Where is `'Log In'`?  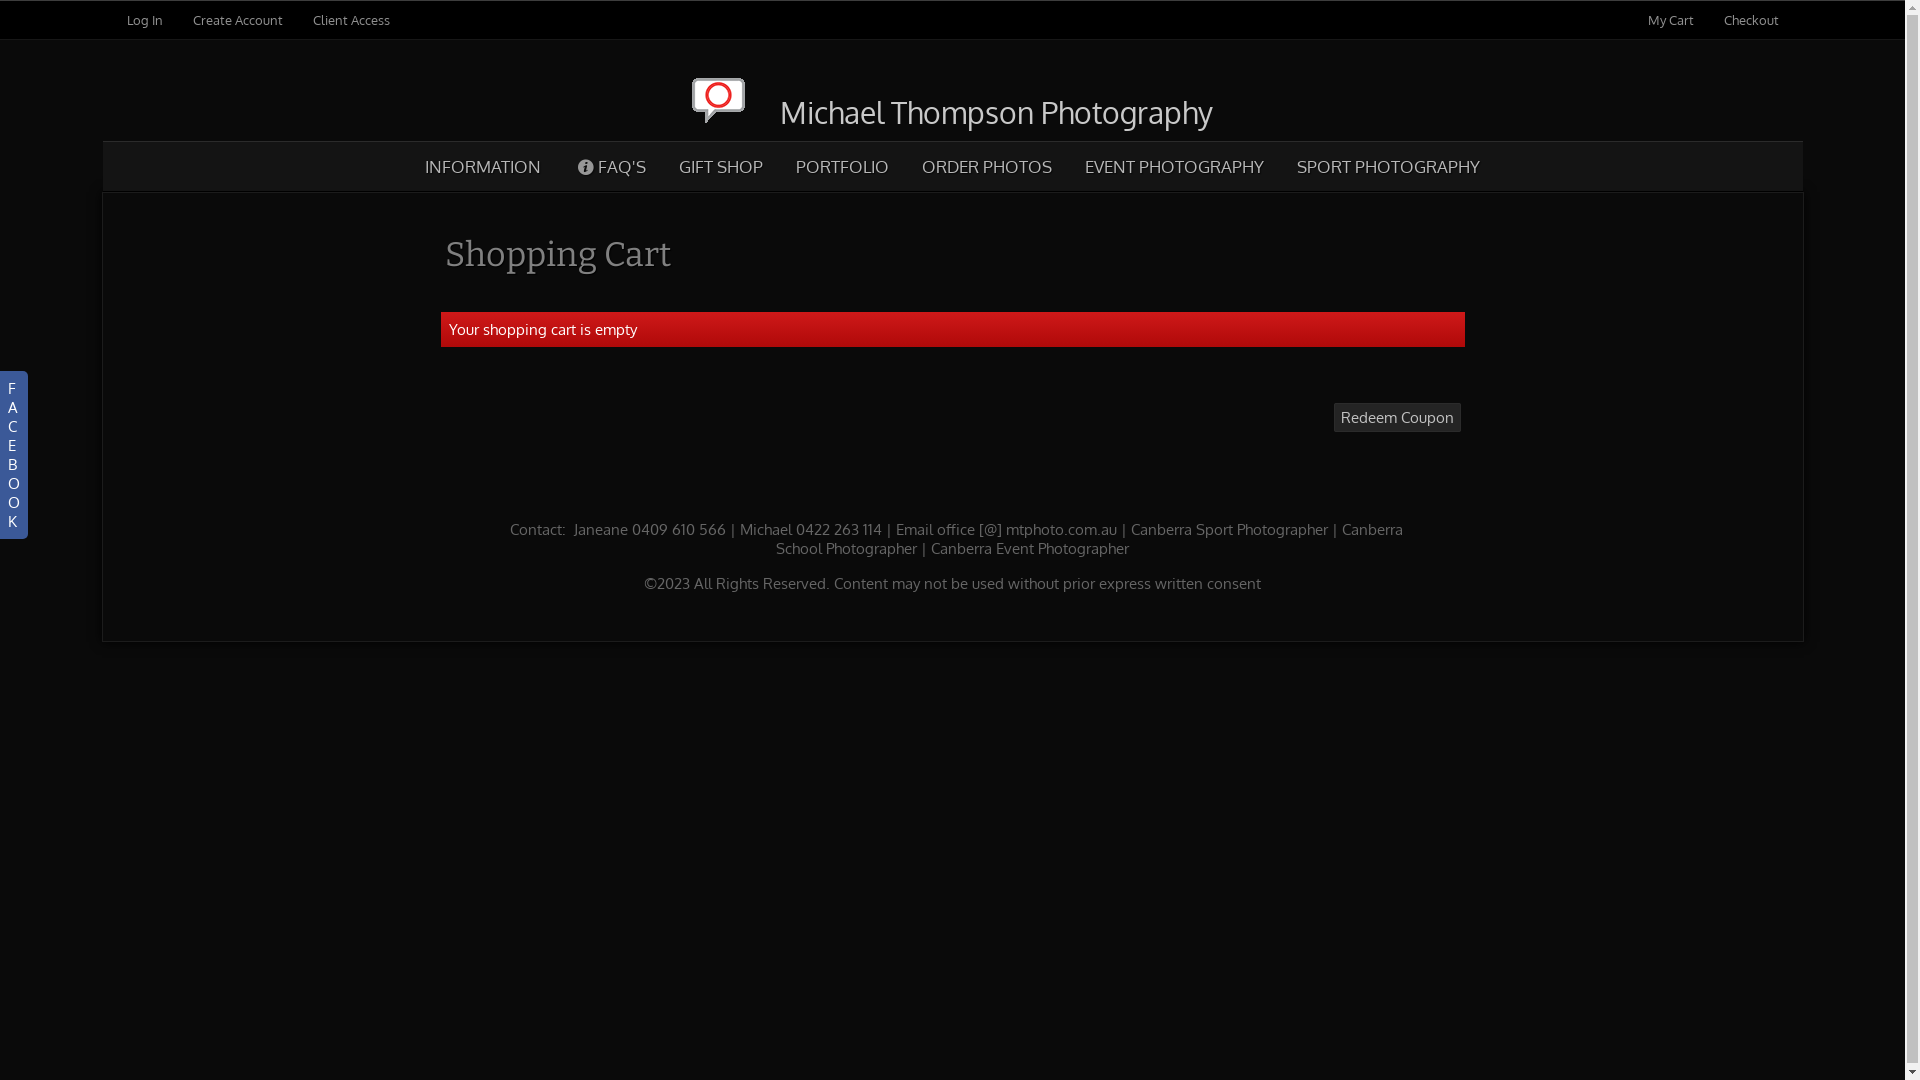 'Log In' is located at coordinates (143, 19).